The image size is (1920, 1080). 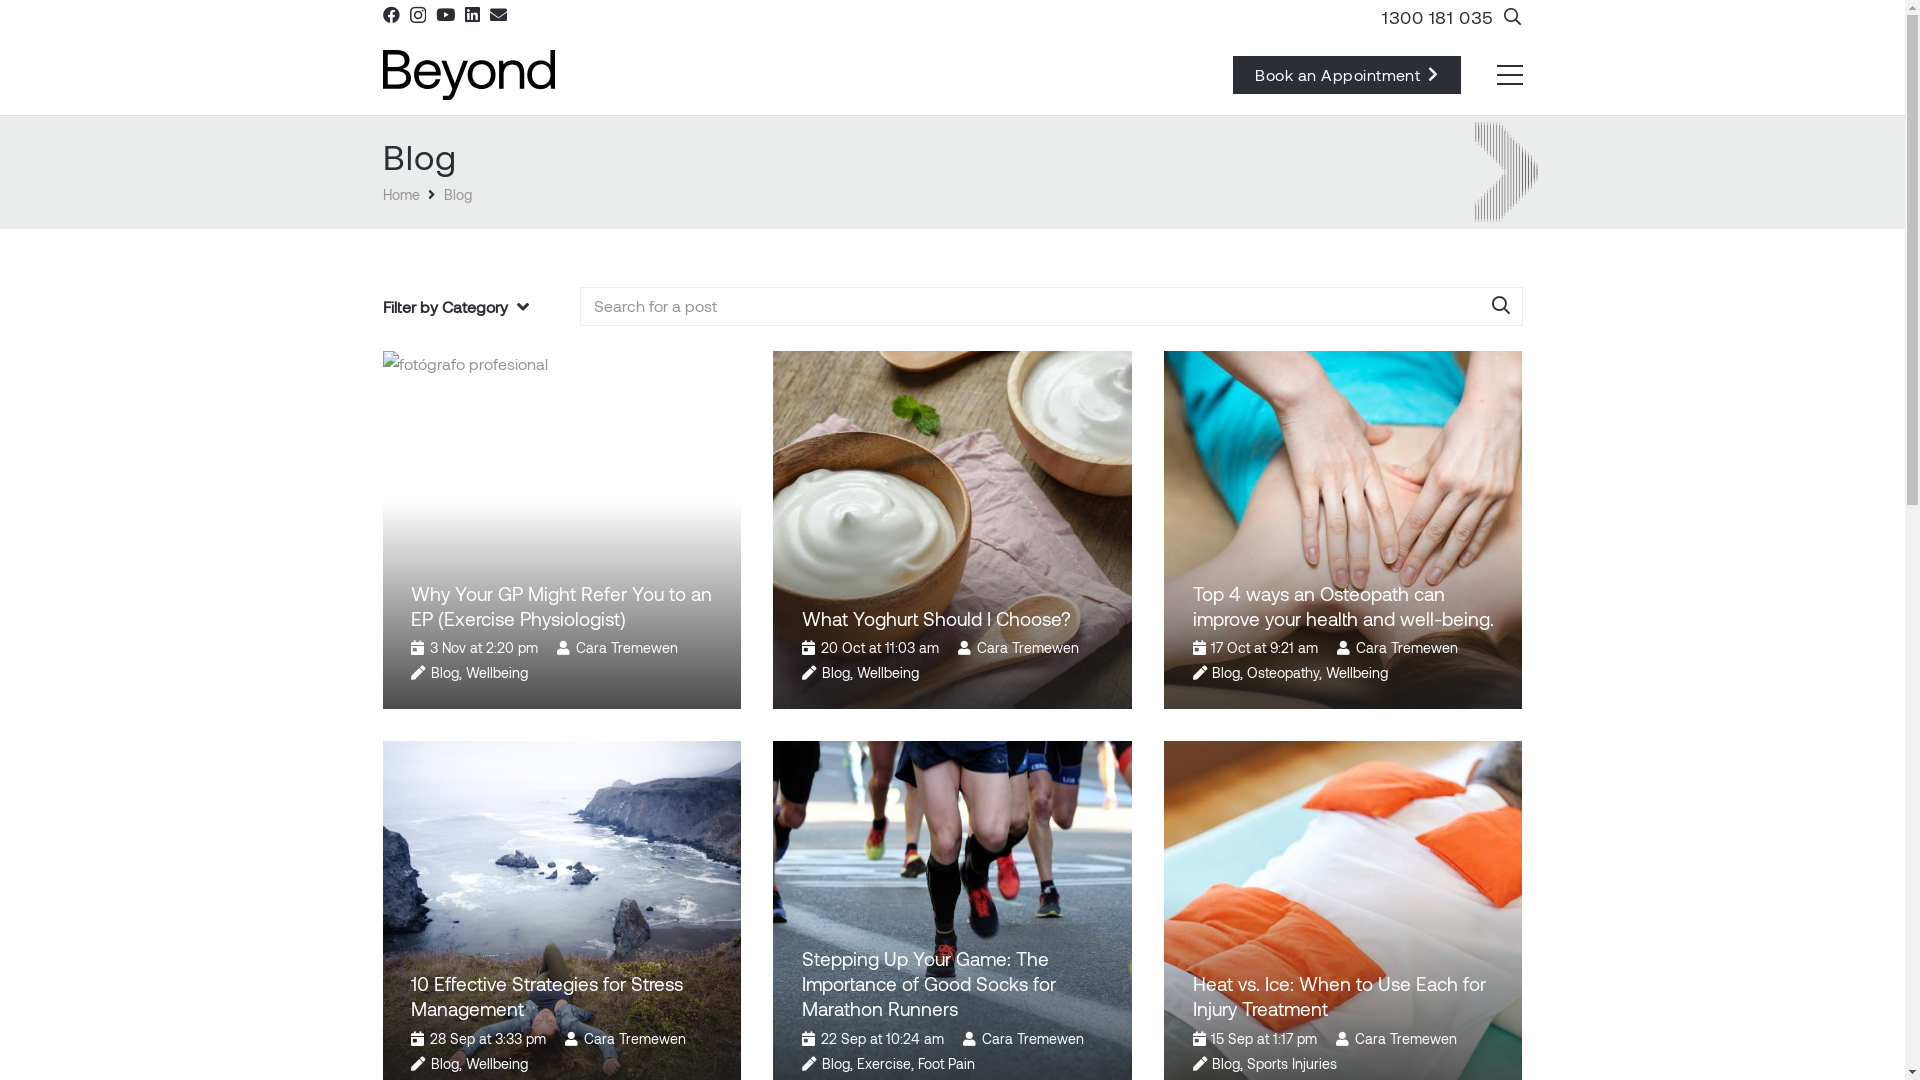 I want to click on 'LinkedIn', so click(x=470, y=14).